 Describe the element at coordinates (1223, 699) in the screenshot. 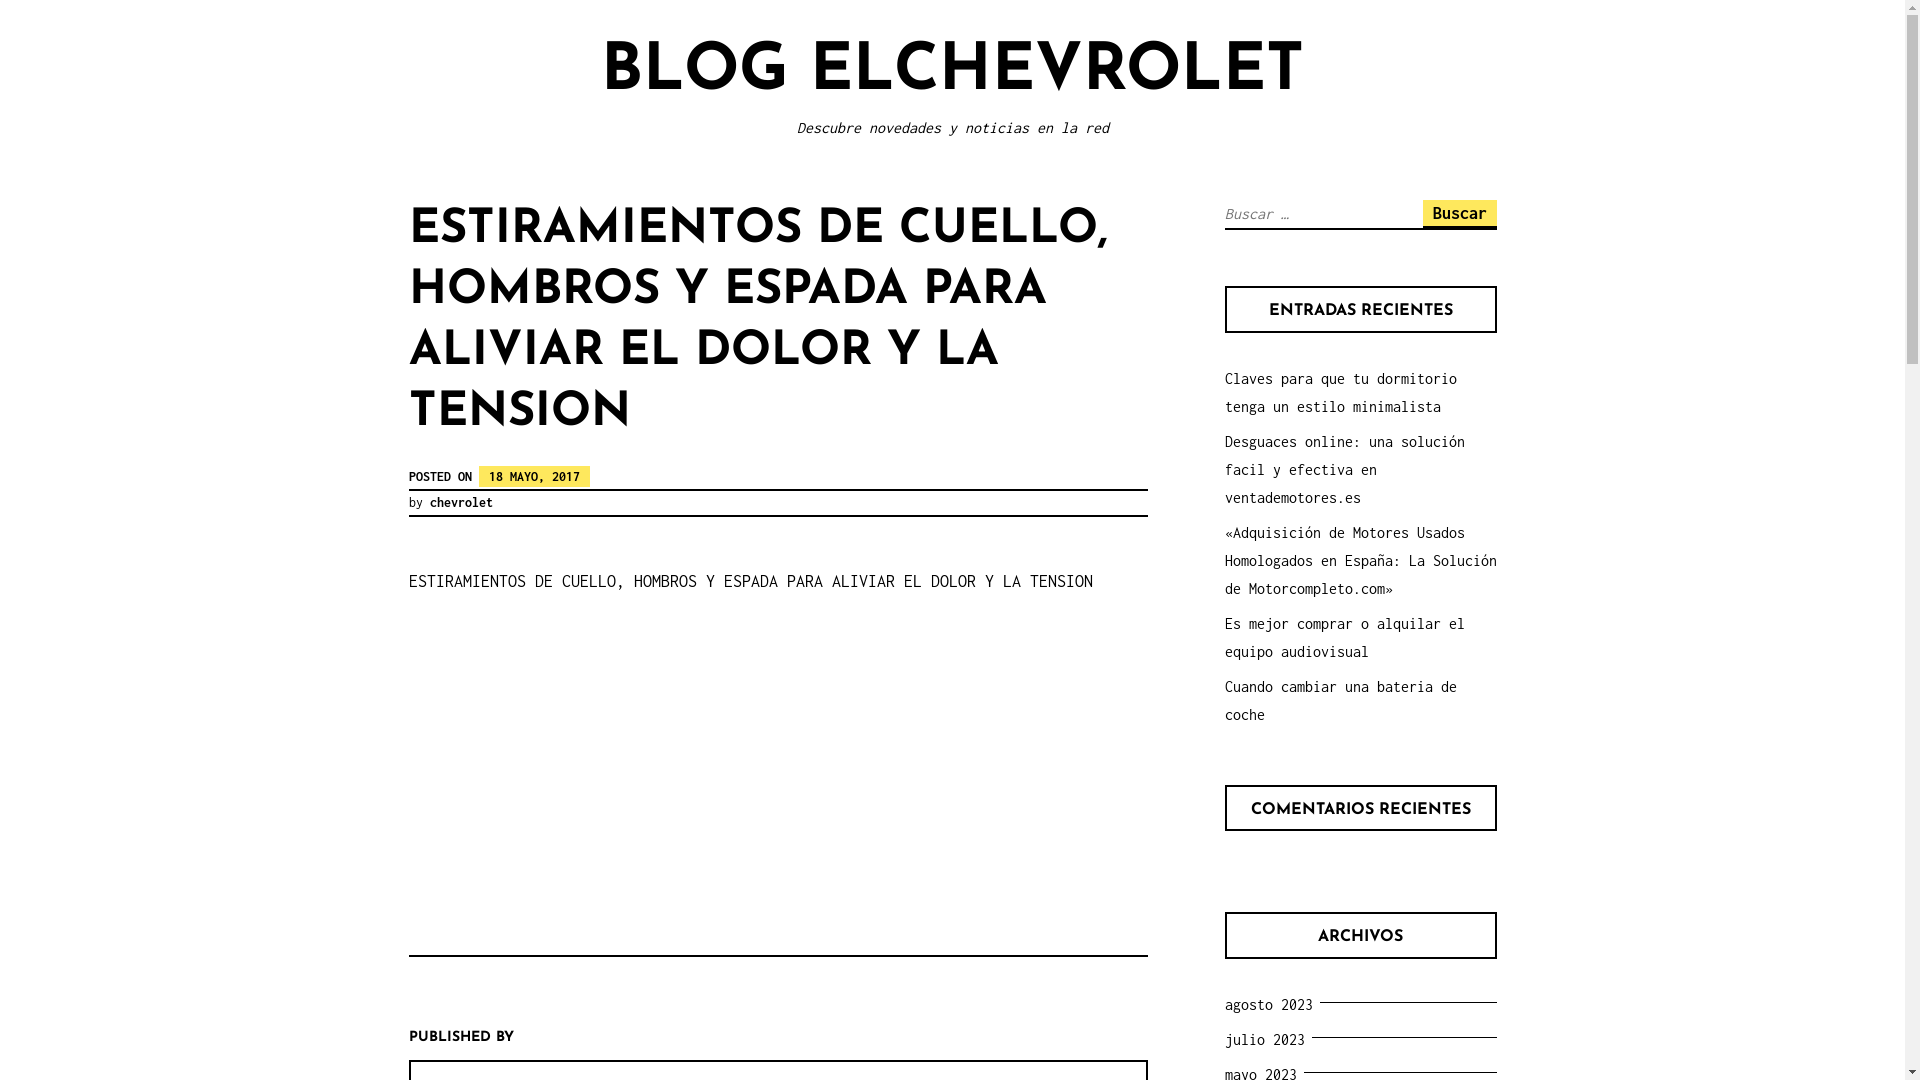

I see `'Cuando cambiar una bateria de coche'` at that location.